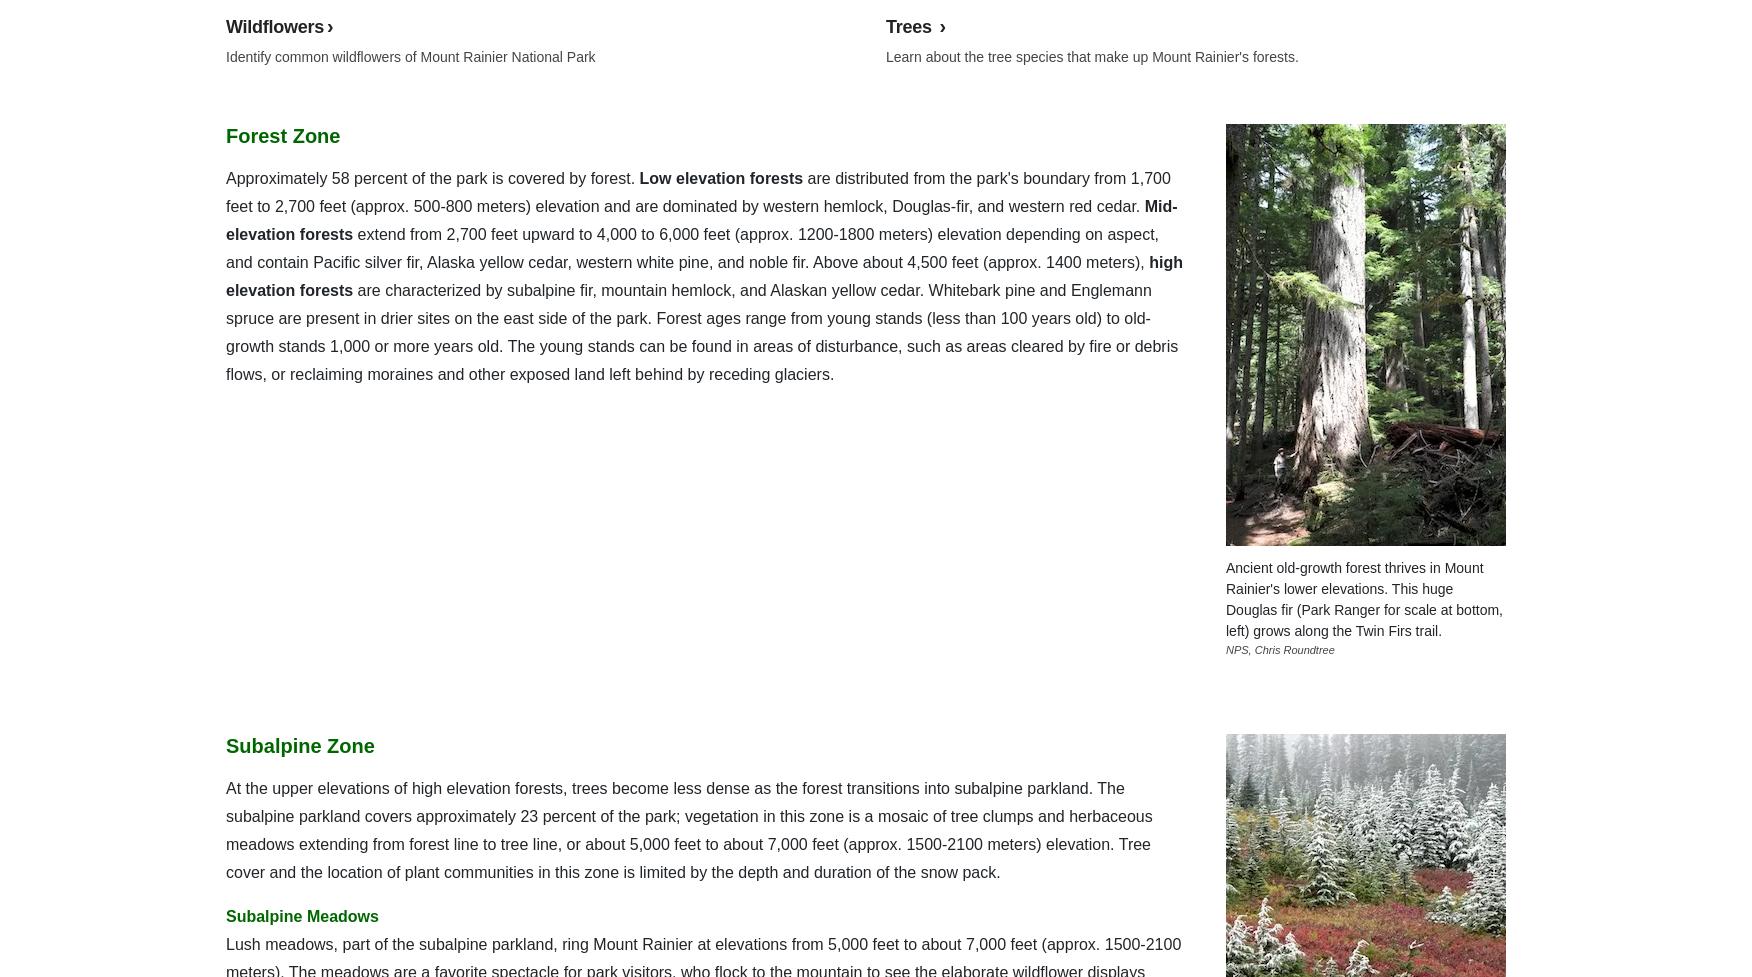 Image resolution: width=1752 pixels, height=977 pixels. What do you see at coordinates (225, 29) in the screenshot?
I see `'Accessibility'` at bounding box center [225, 29].